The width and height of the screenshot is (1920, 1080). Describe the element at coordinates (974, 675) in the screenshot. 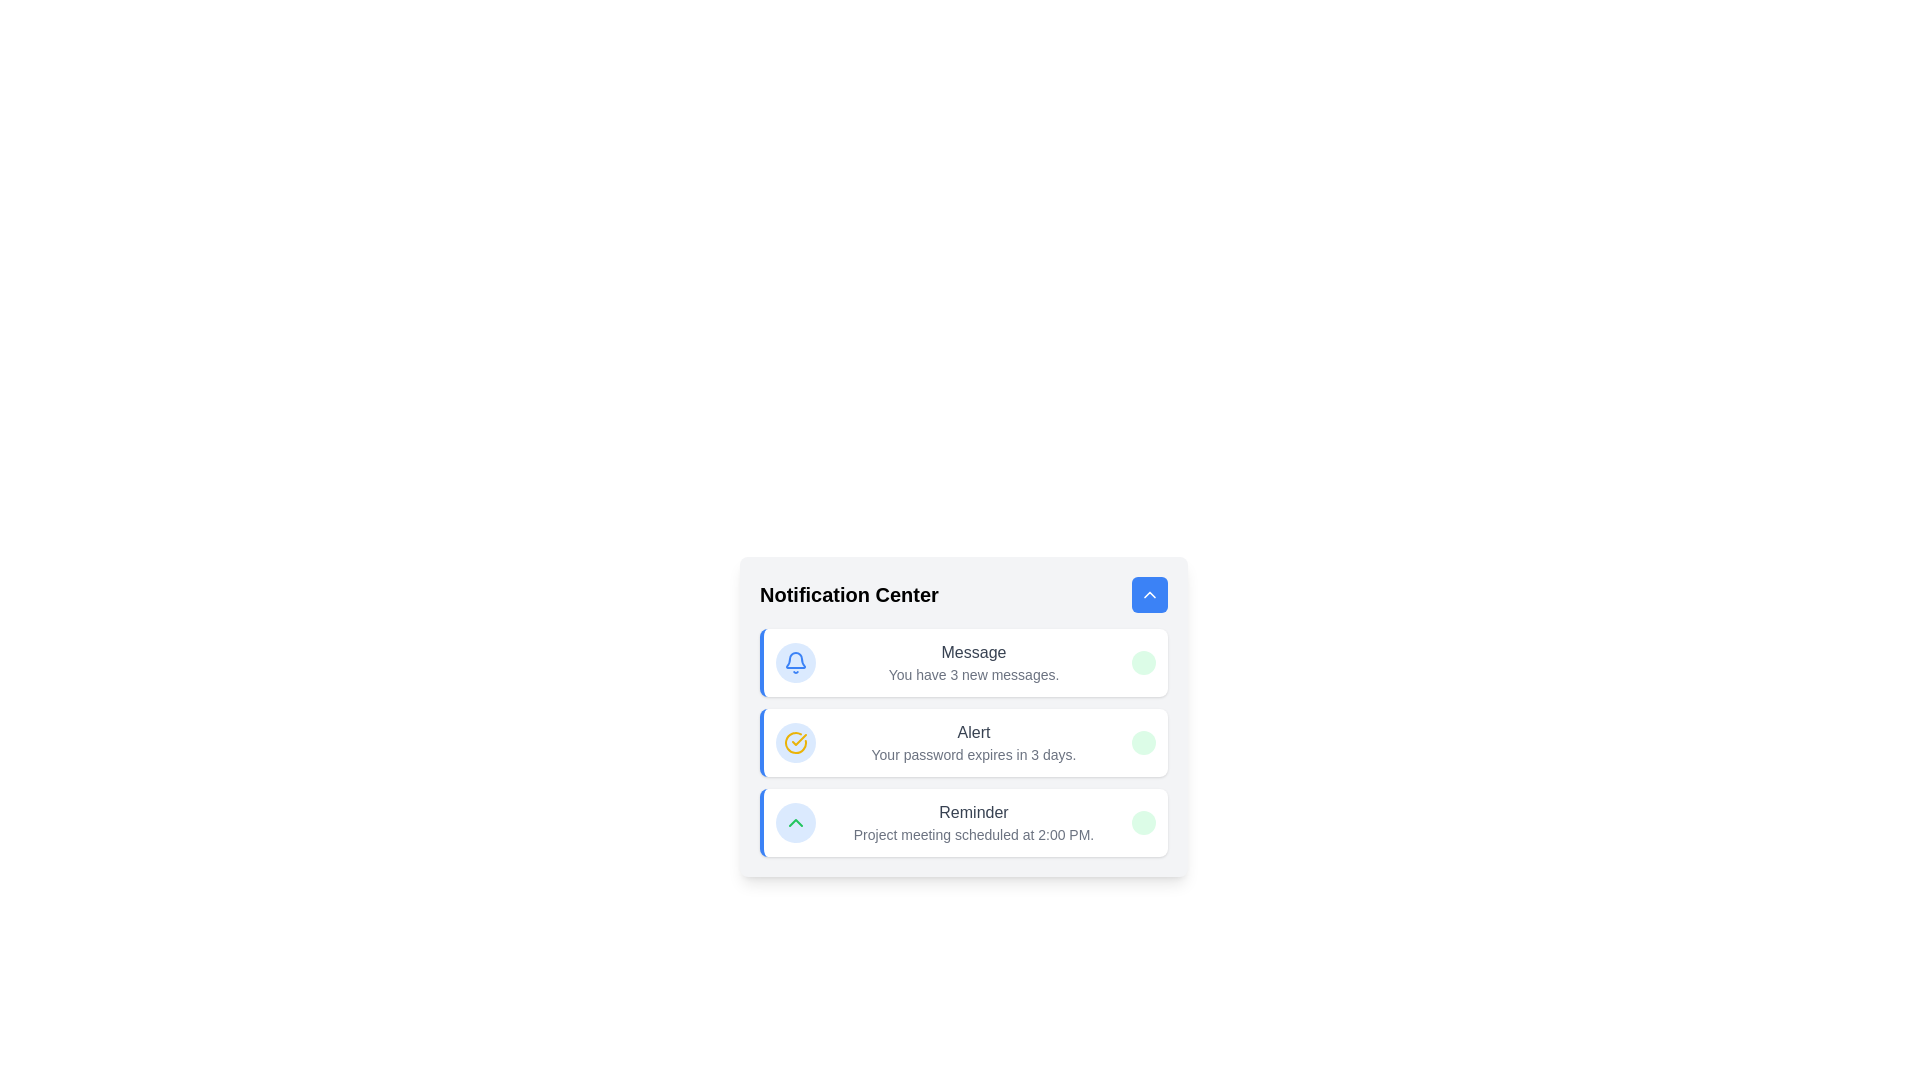

I see `the text label displaying 'You have 3 new messages.' located below the bold text label 'Message' within the notification card` at that location.